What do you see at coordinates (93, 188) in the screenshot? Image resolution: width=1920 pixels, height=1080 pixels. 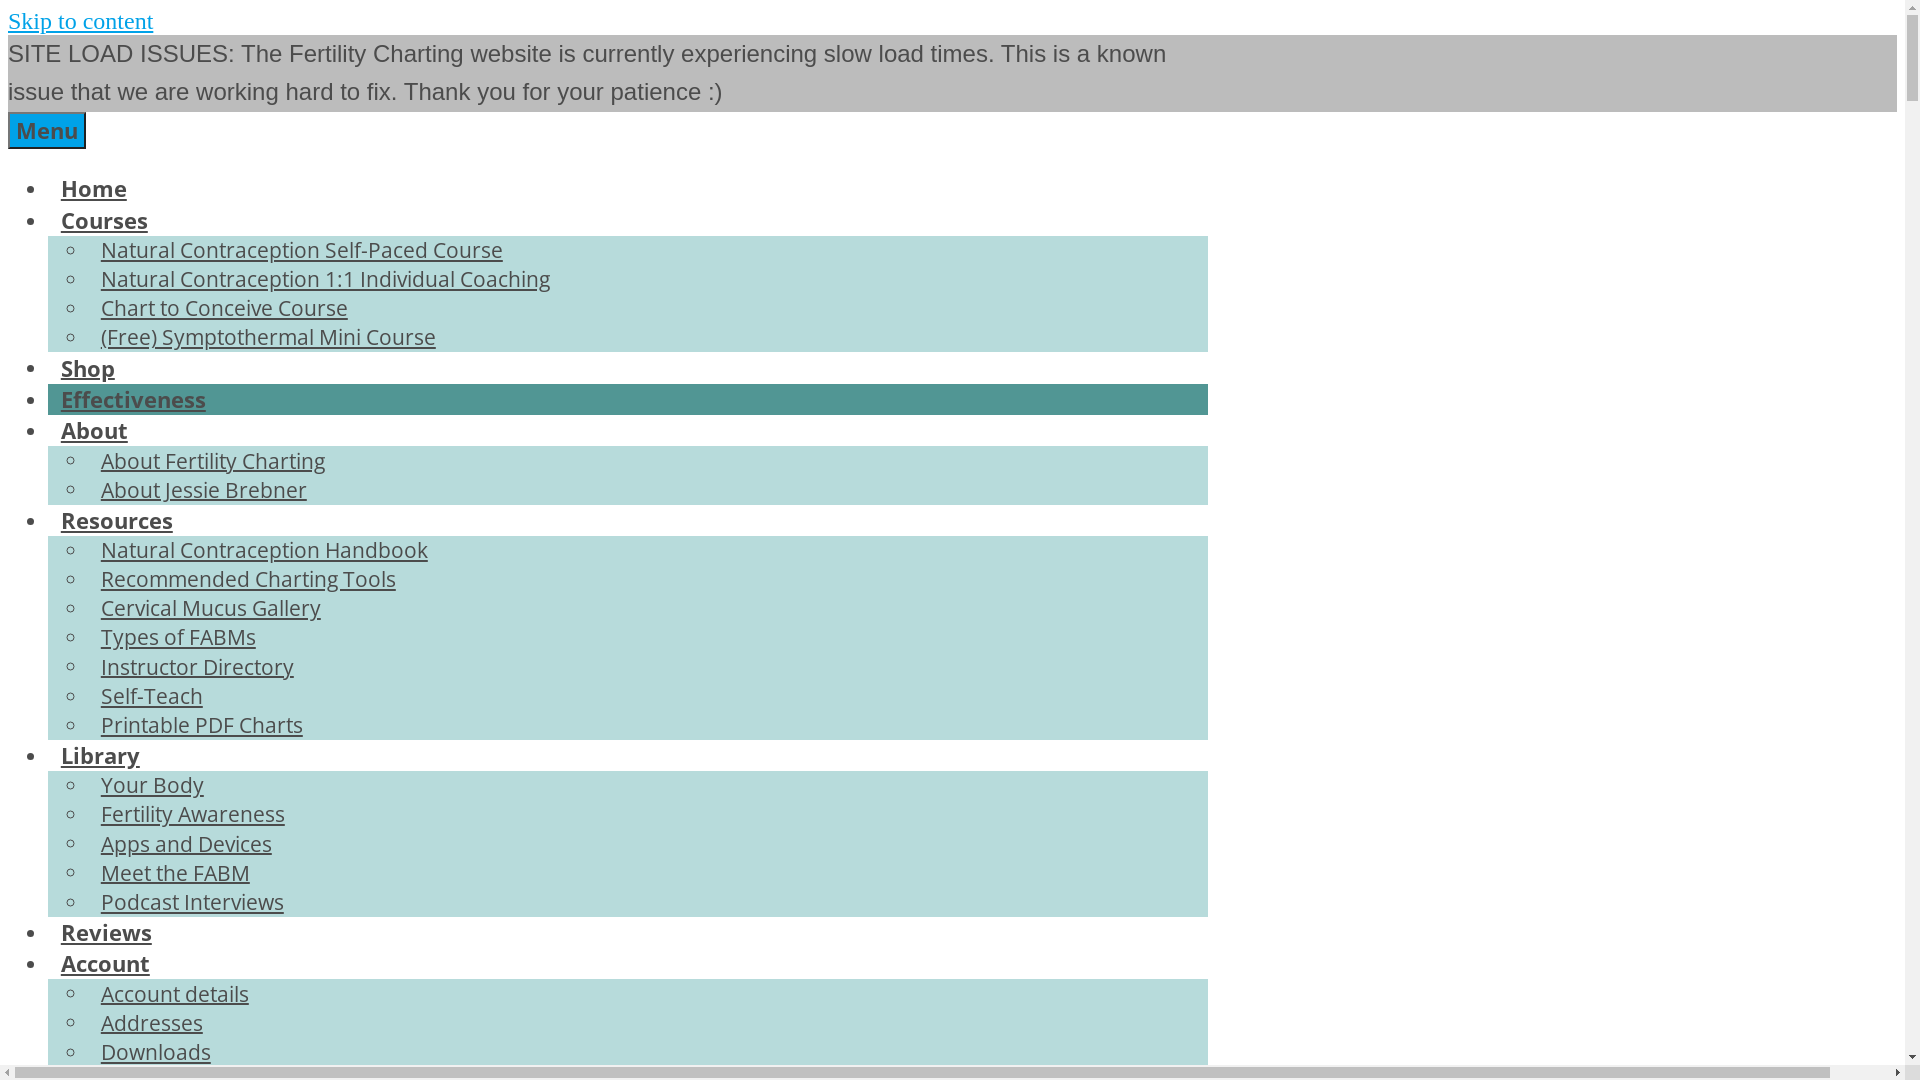 I see `'Home'` at bounding box center [93, 188].